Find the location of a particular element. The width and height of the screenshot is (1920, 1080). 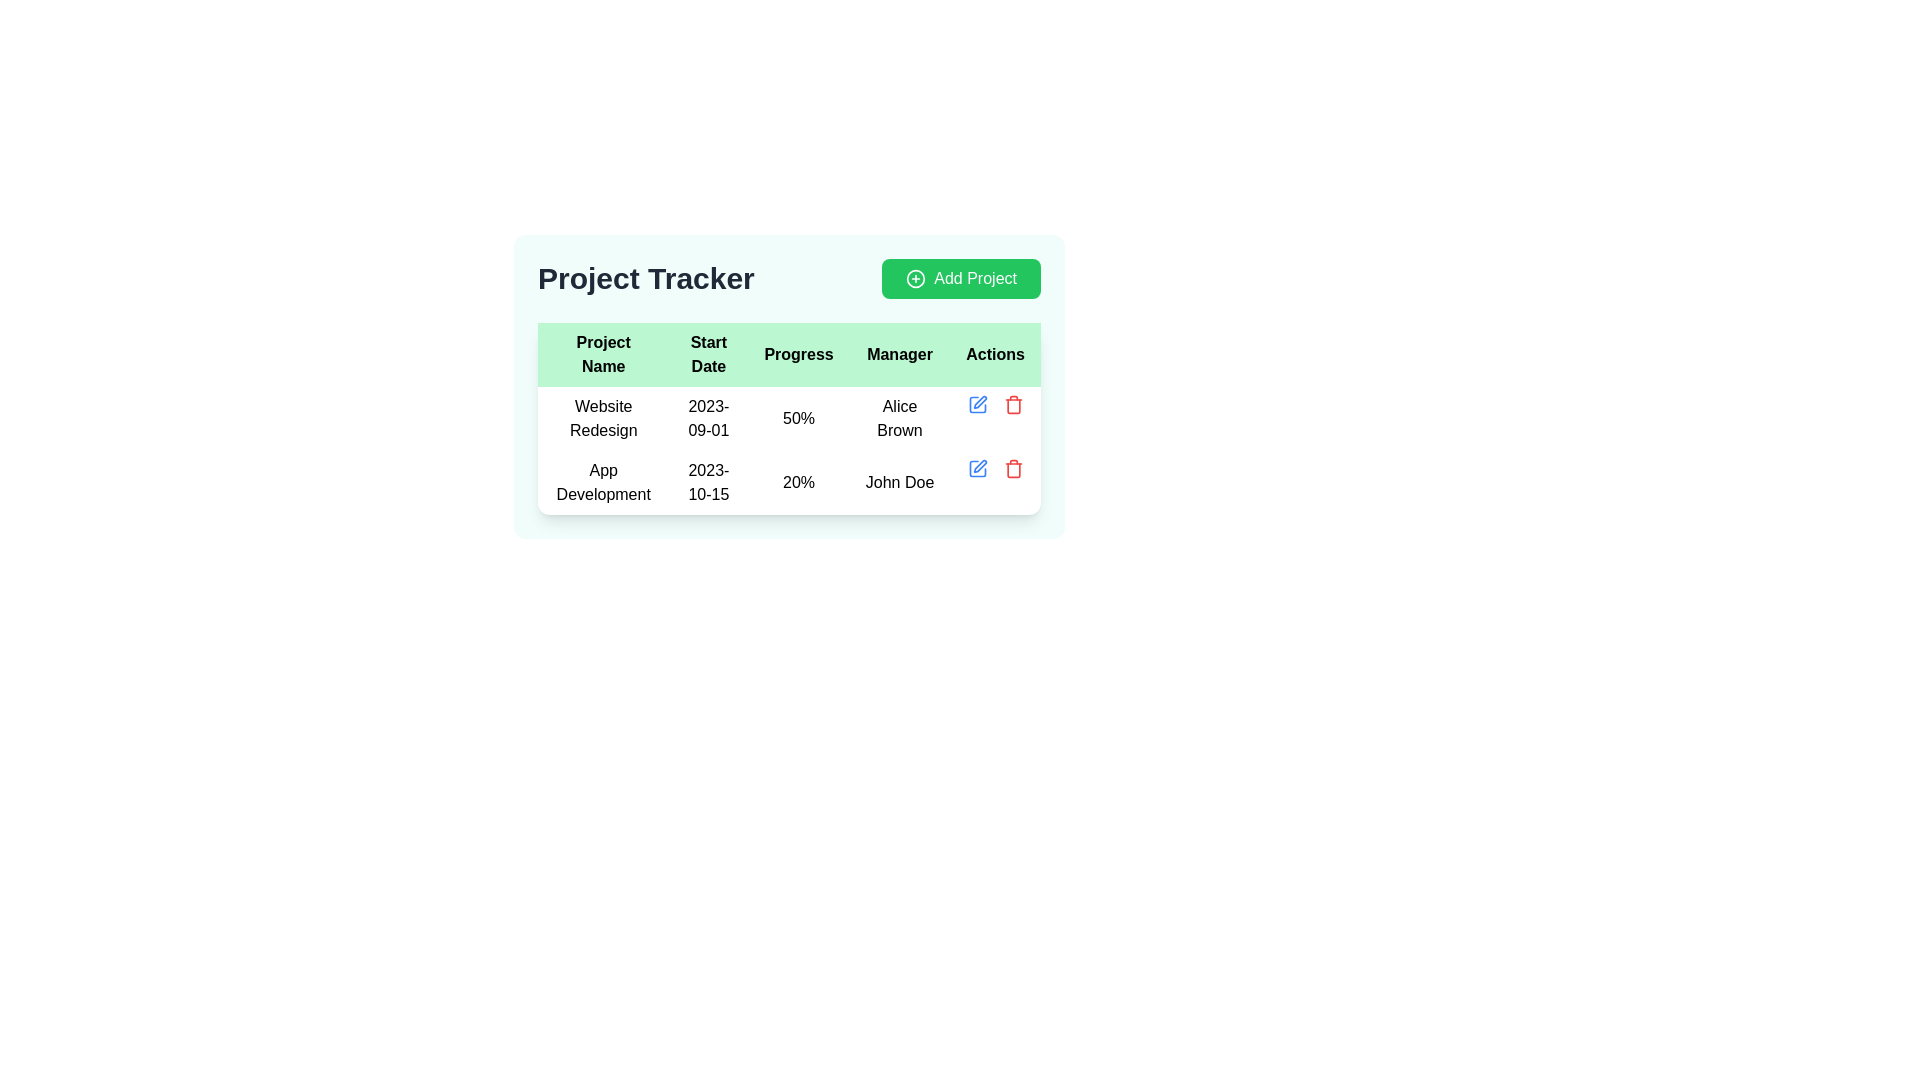

the blue edit icon located in the second row under the 'Actions' column is located at coordinates (977, 405).